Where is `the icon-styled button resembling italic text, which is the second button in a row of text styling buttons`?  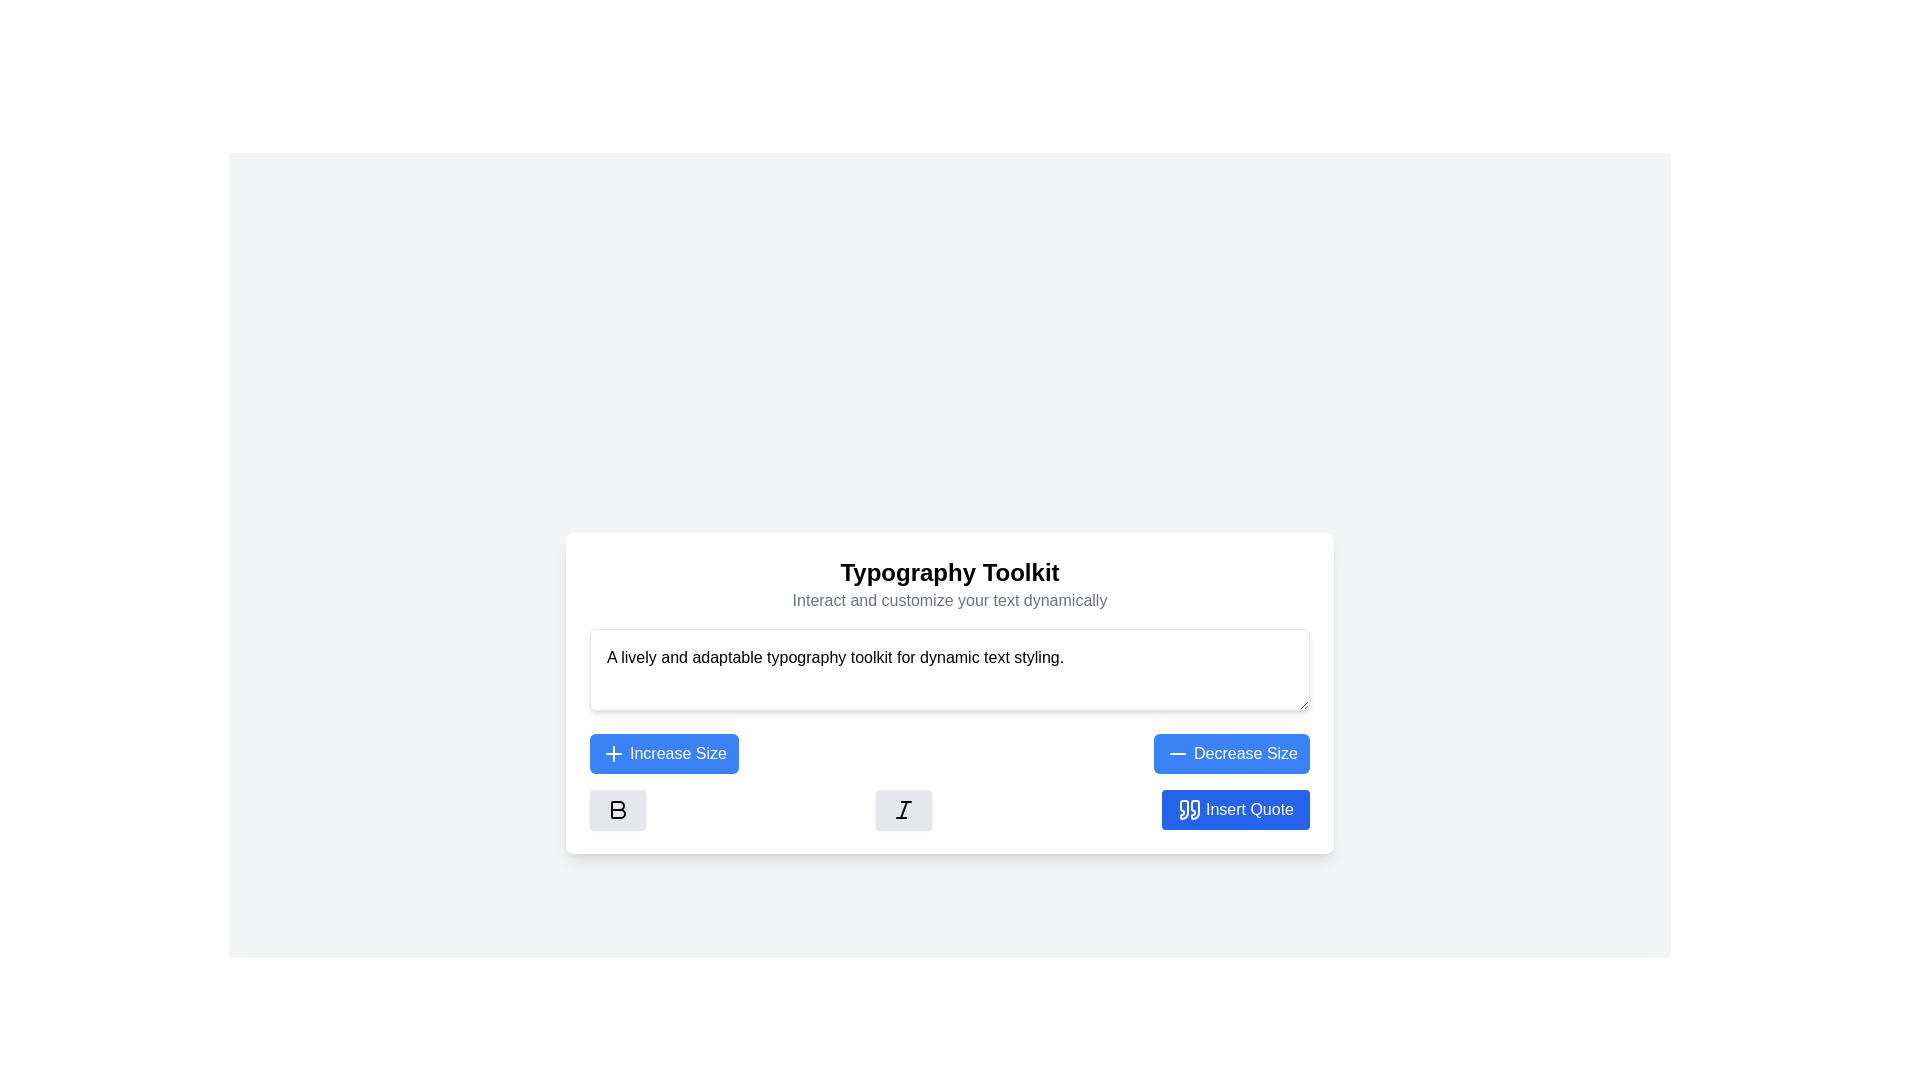 the icon-styled button resembling italic text, which is the second button in a row of text styling buttons is located at coordinates (902, 808).